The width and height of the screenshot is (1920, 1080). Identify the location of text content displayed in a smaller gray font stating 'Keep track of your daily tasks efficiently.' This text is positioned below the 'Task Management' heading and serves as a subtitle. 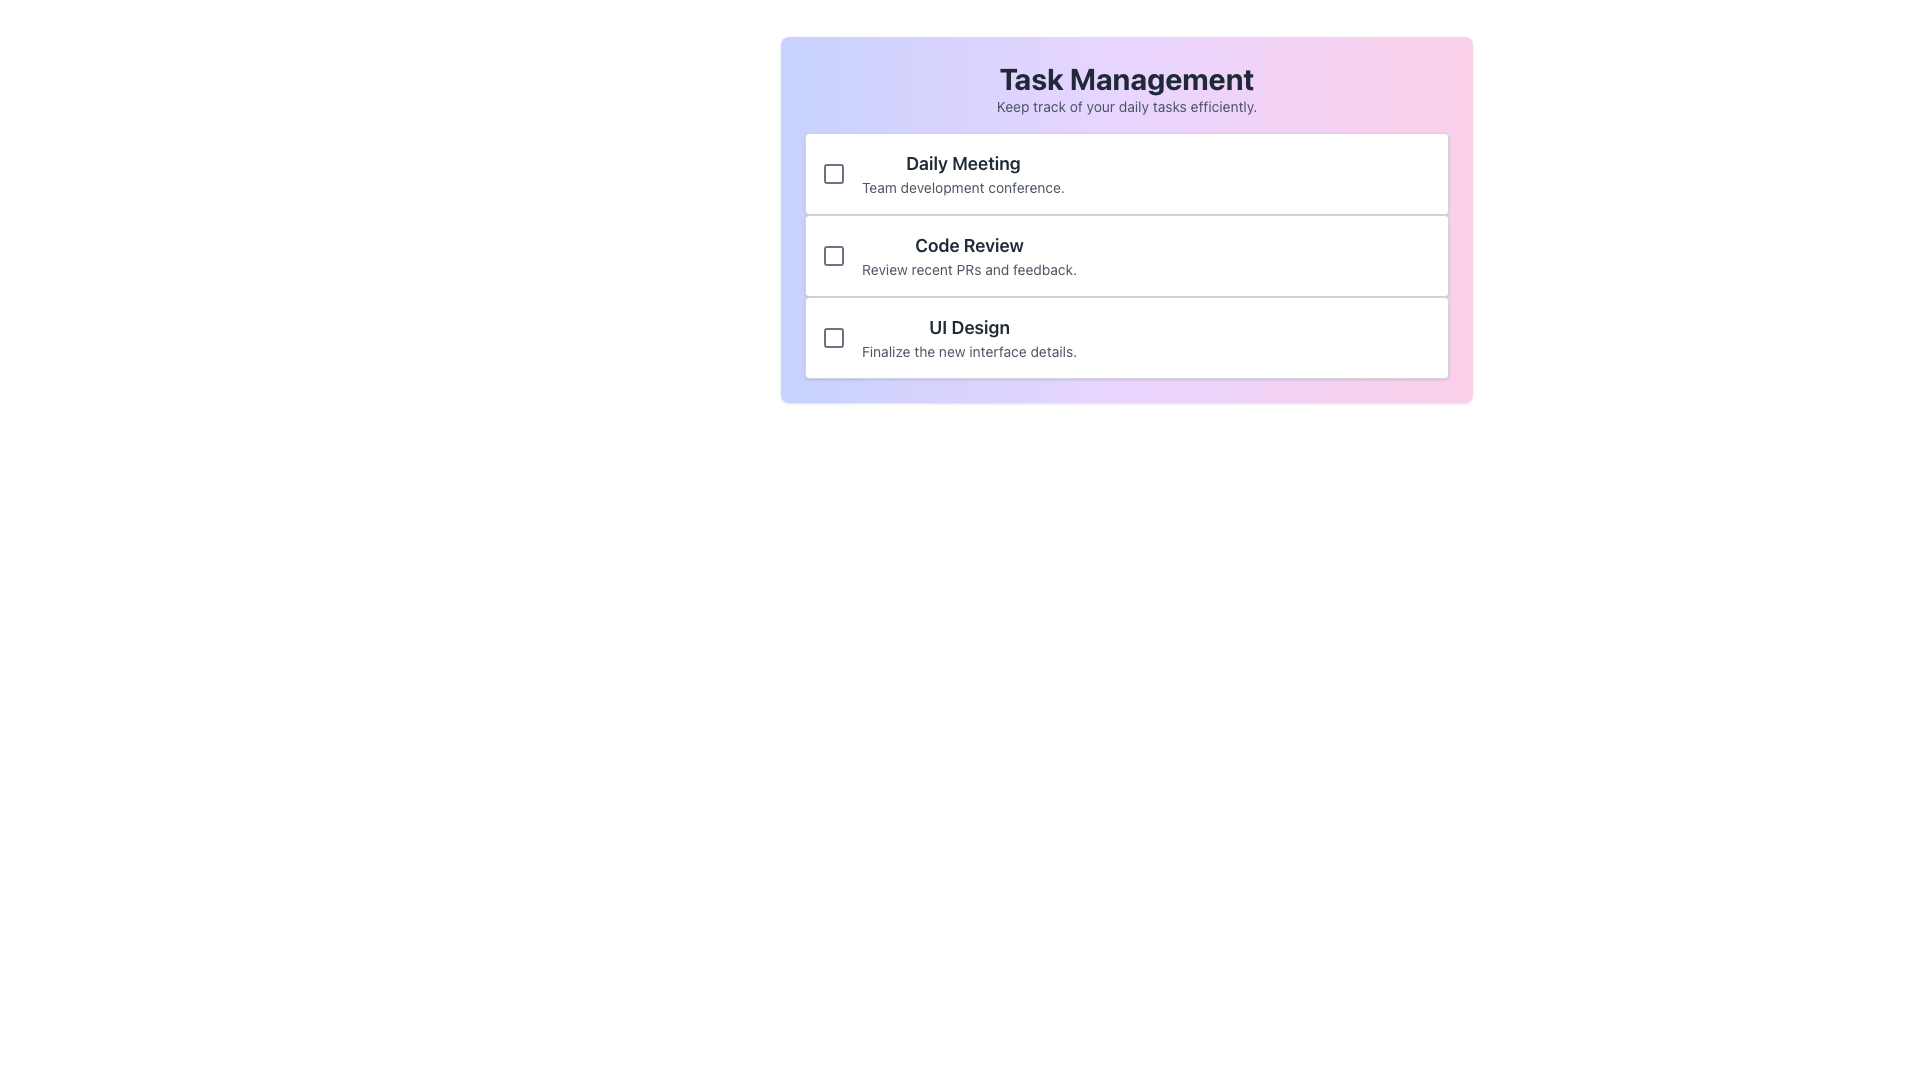
(1127, 107).